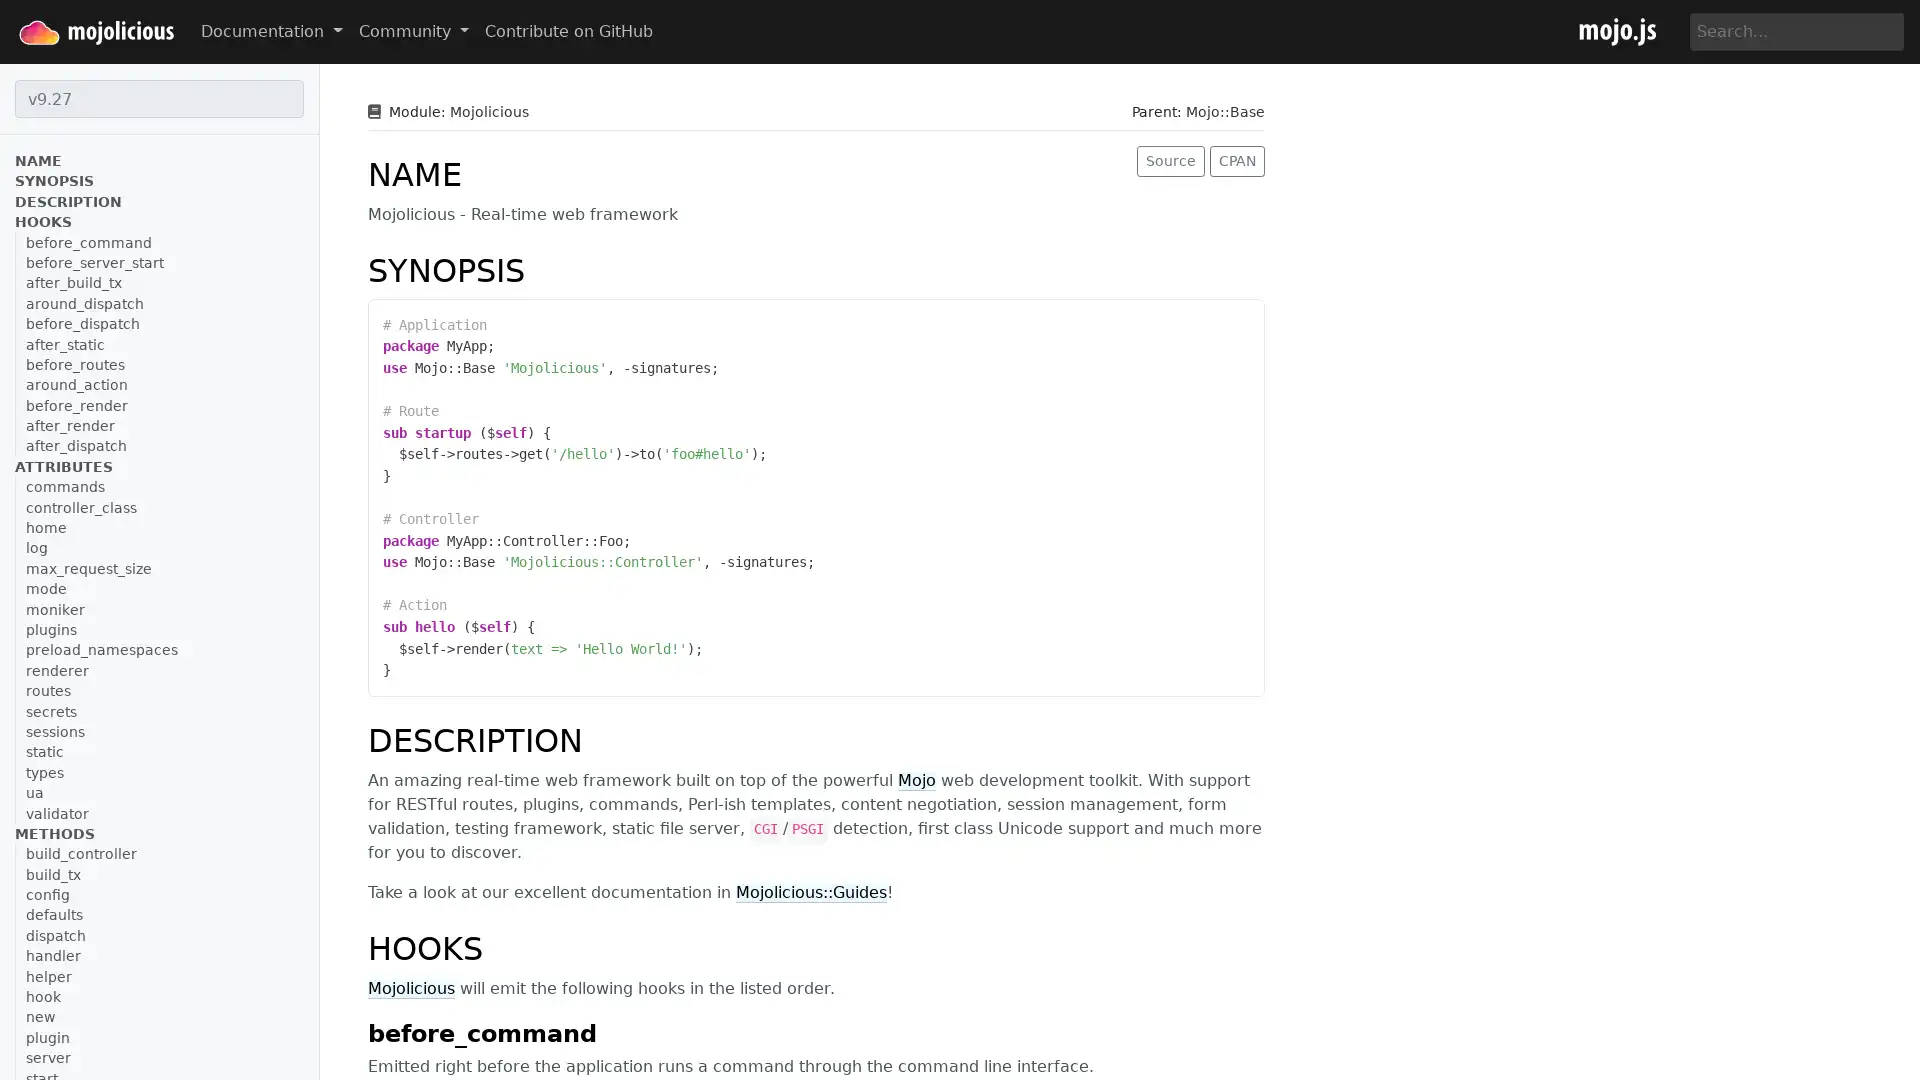 The width and height of the screenshot is (1920, 1080). I want to click on CPAN, so click(1236, 159).